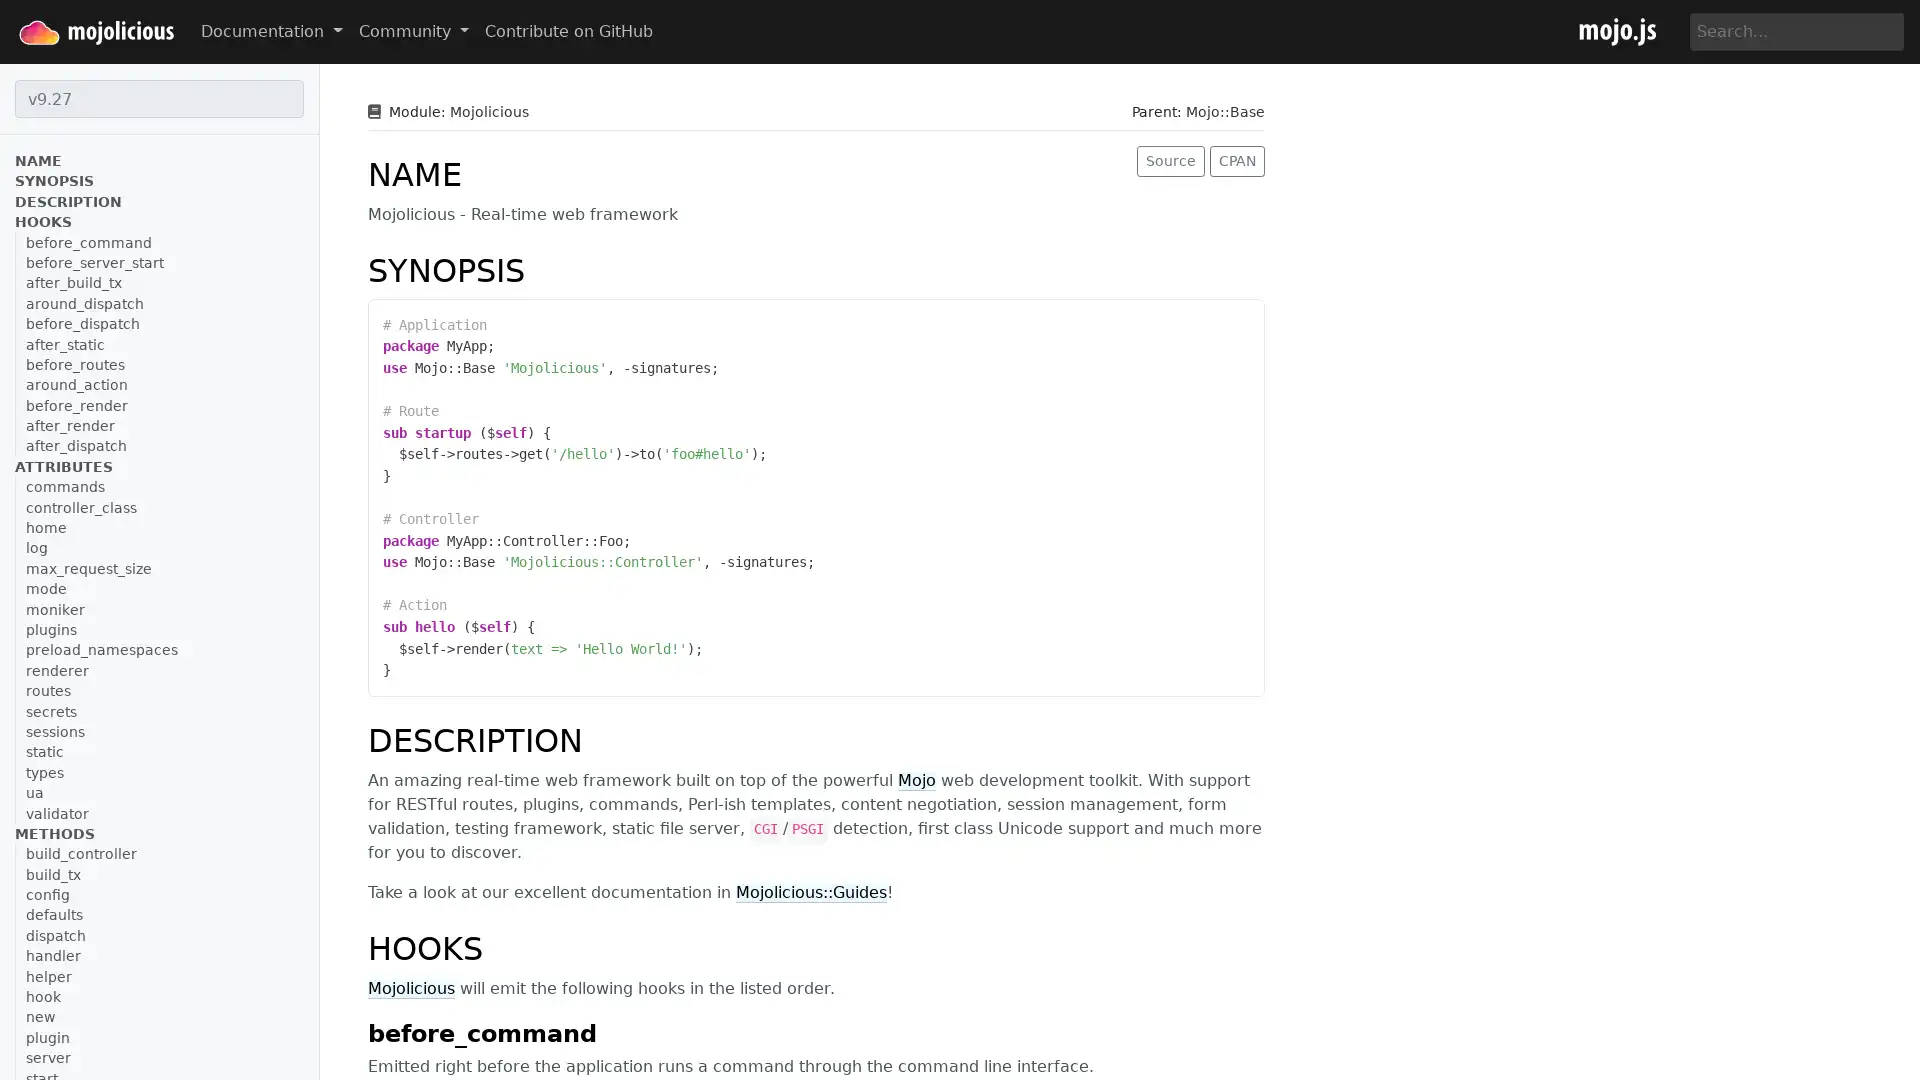 The width and height of the screenshot is (1920, 1080). I want to click on CPAN, so click(1236, 159).